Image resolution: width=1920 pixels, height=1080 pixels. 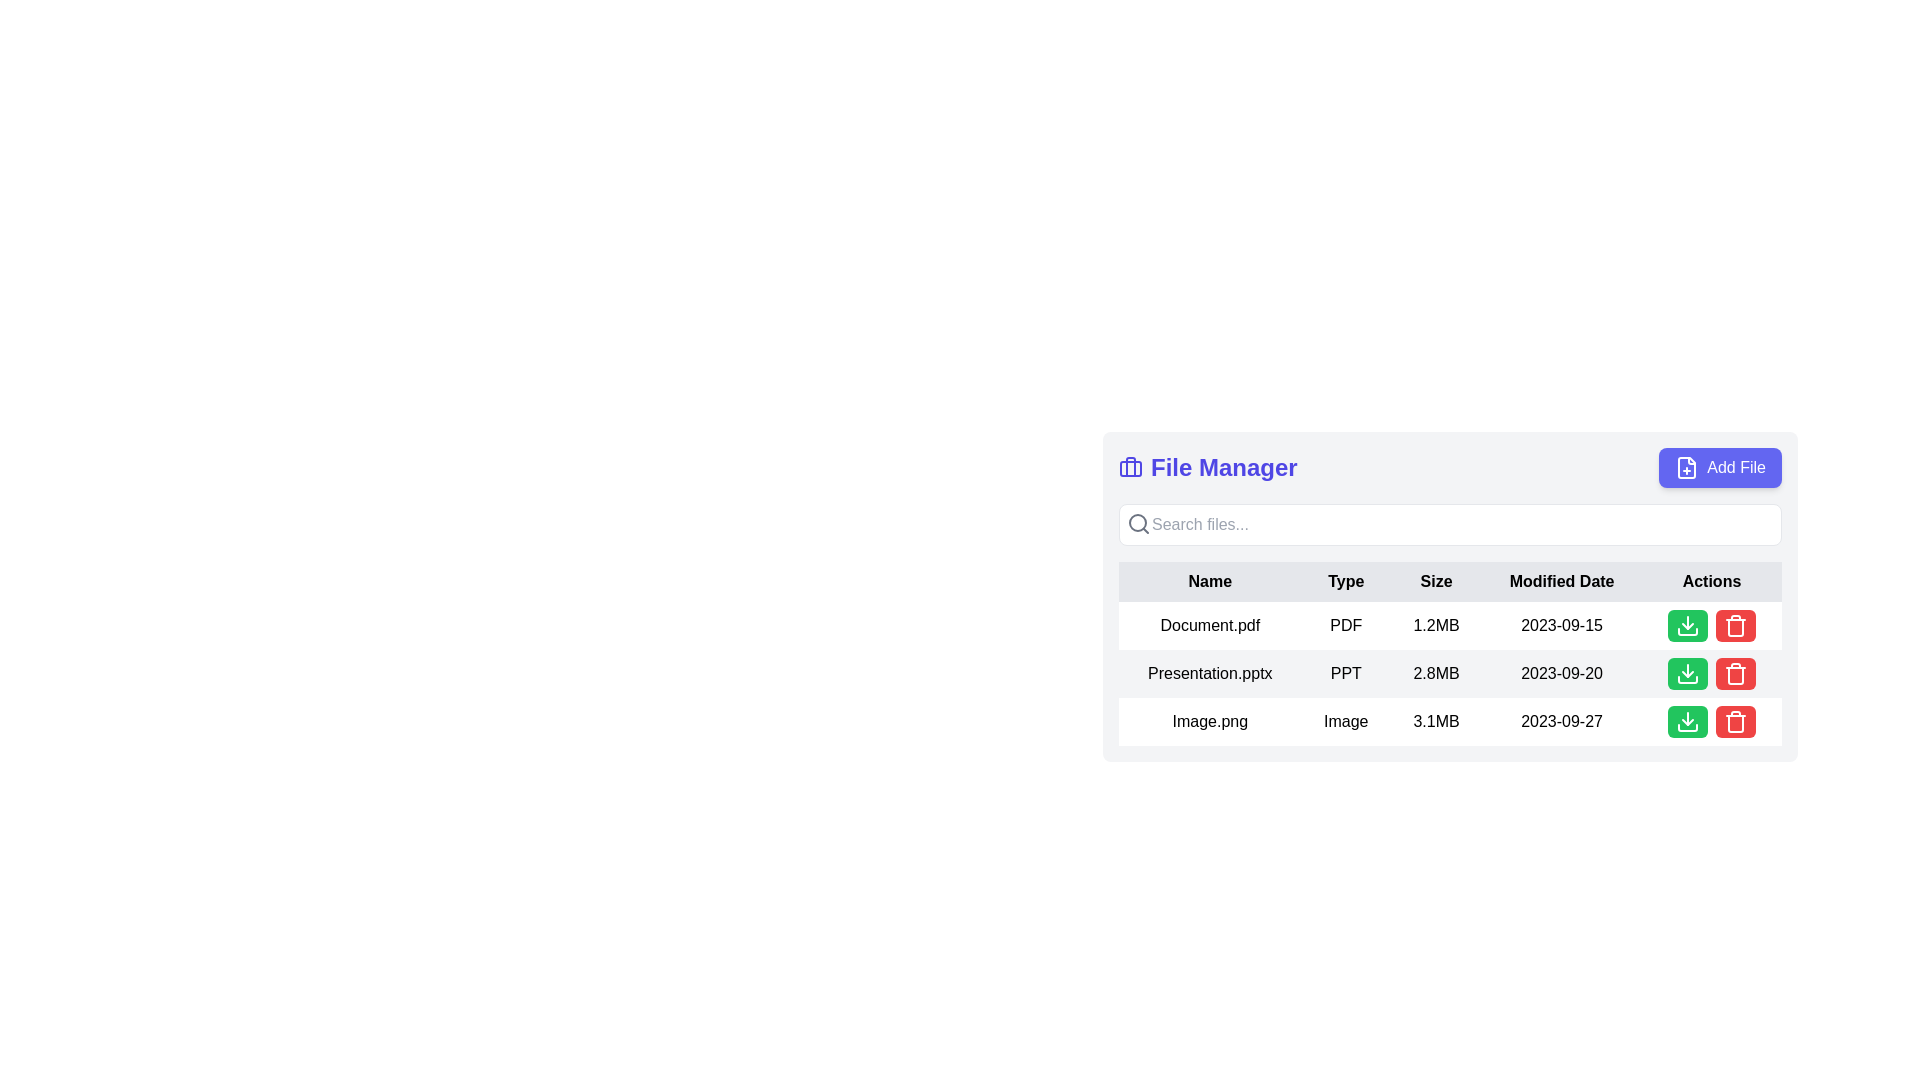 What do you see at coordinates (1450, 467) in the screenshot?
I see `the 'Add File' button in the File Manager section` at bounding box center [1450, 467].